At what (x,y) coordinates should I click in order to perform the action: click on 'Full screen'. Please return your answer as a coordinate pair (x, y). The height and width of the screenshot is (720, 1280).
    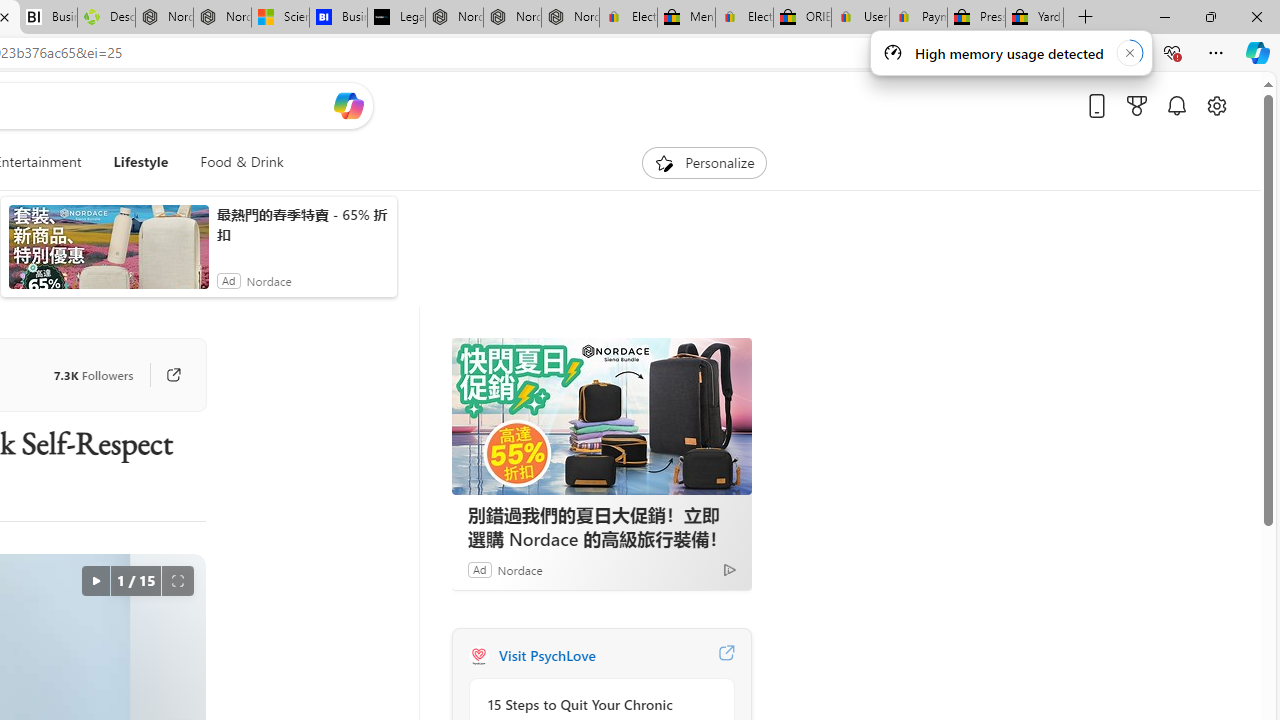
    Looking at the image, I should click on (177, 581).